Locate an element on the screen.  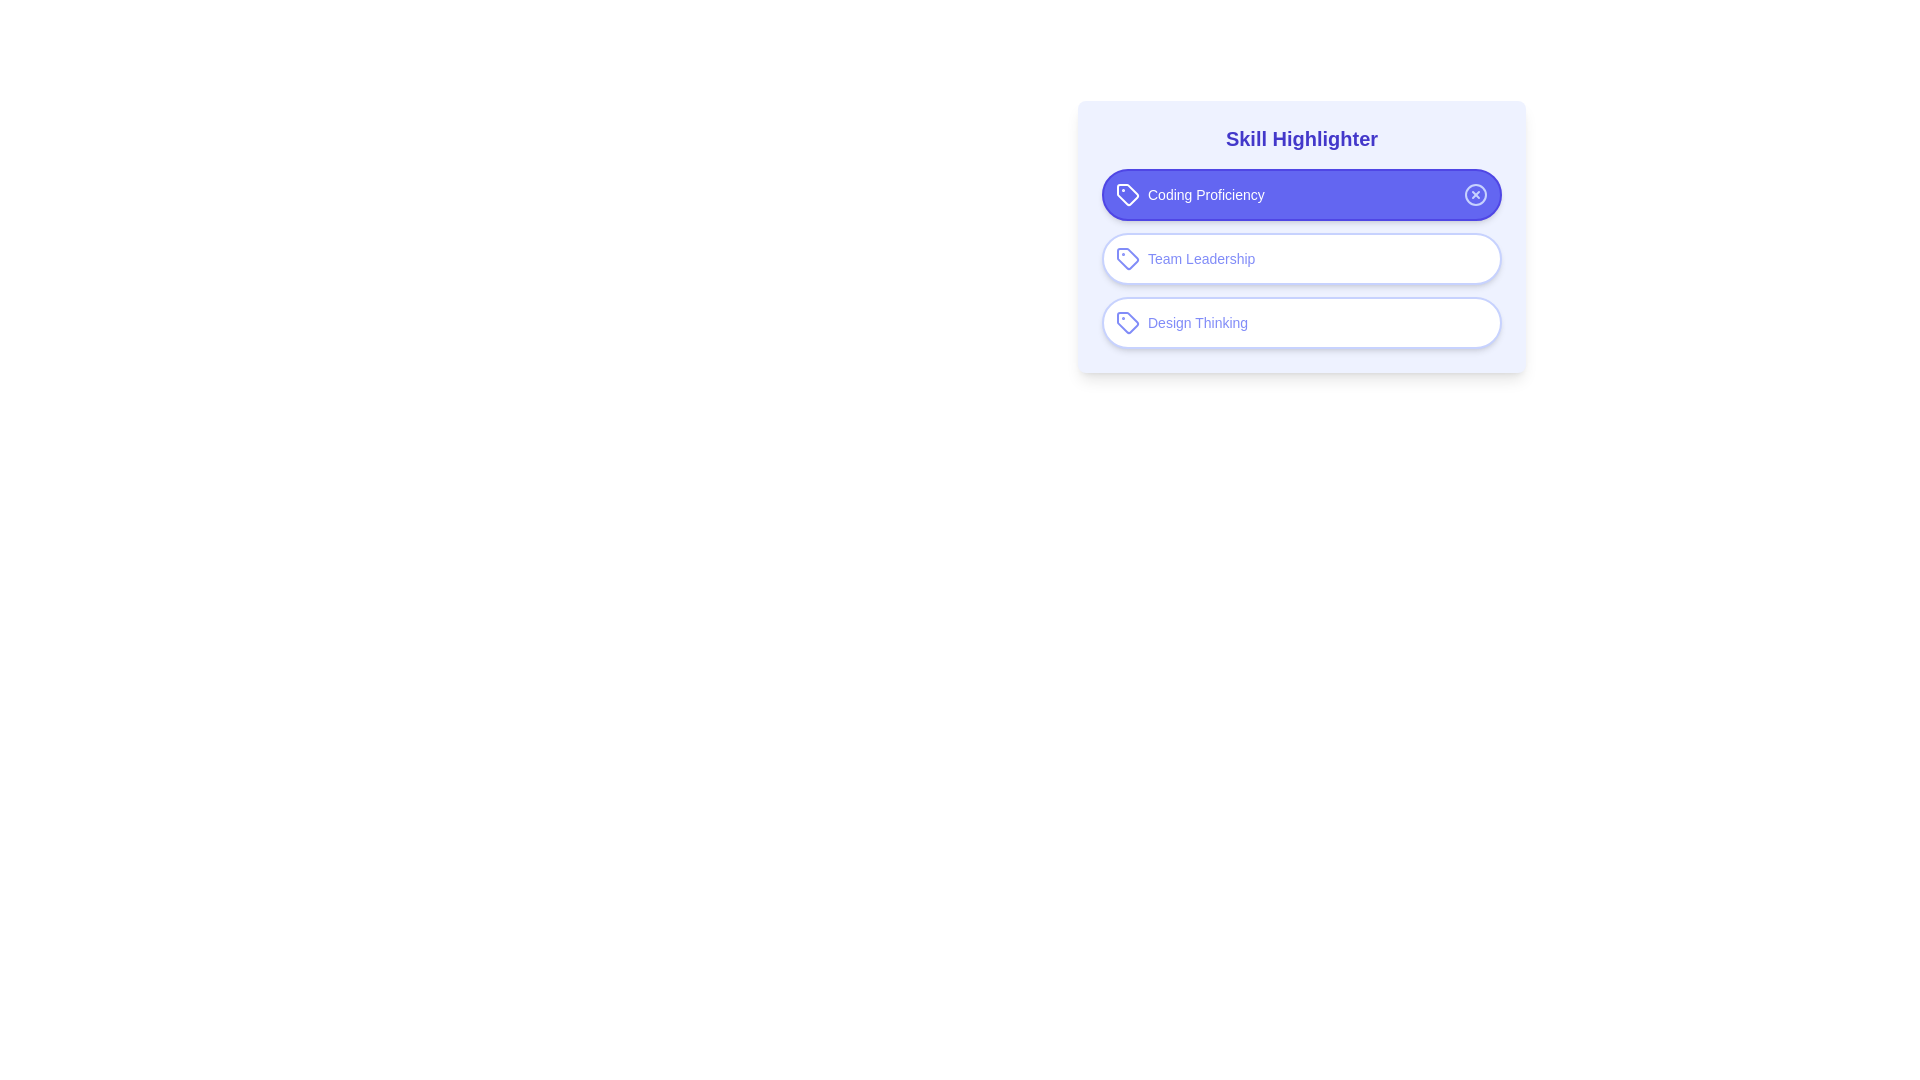
the close icon of the highlighted chip is located at coordinates (1476, 195).